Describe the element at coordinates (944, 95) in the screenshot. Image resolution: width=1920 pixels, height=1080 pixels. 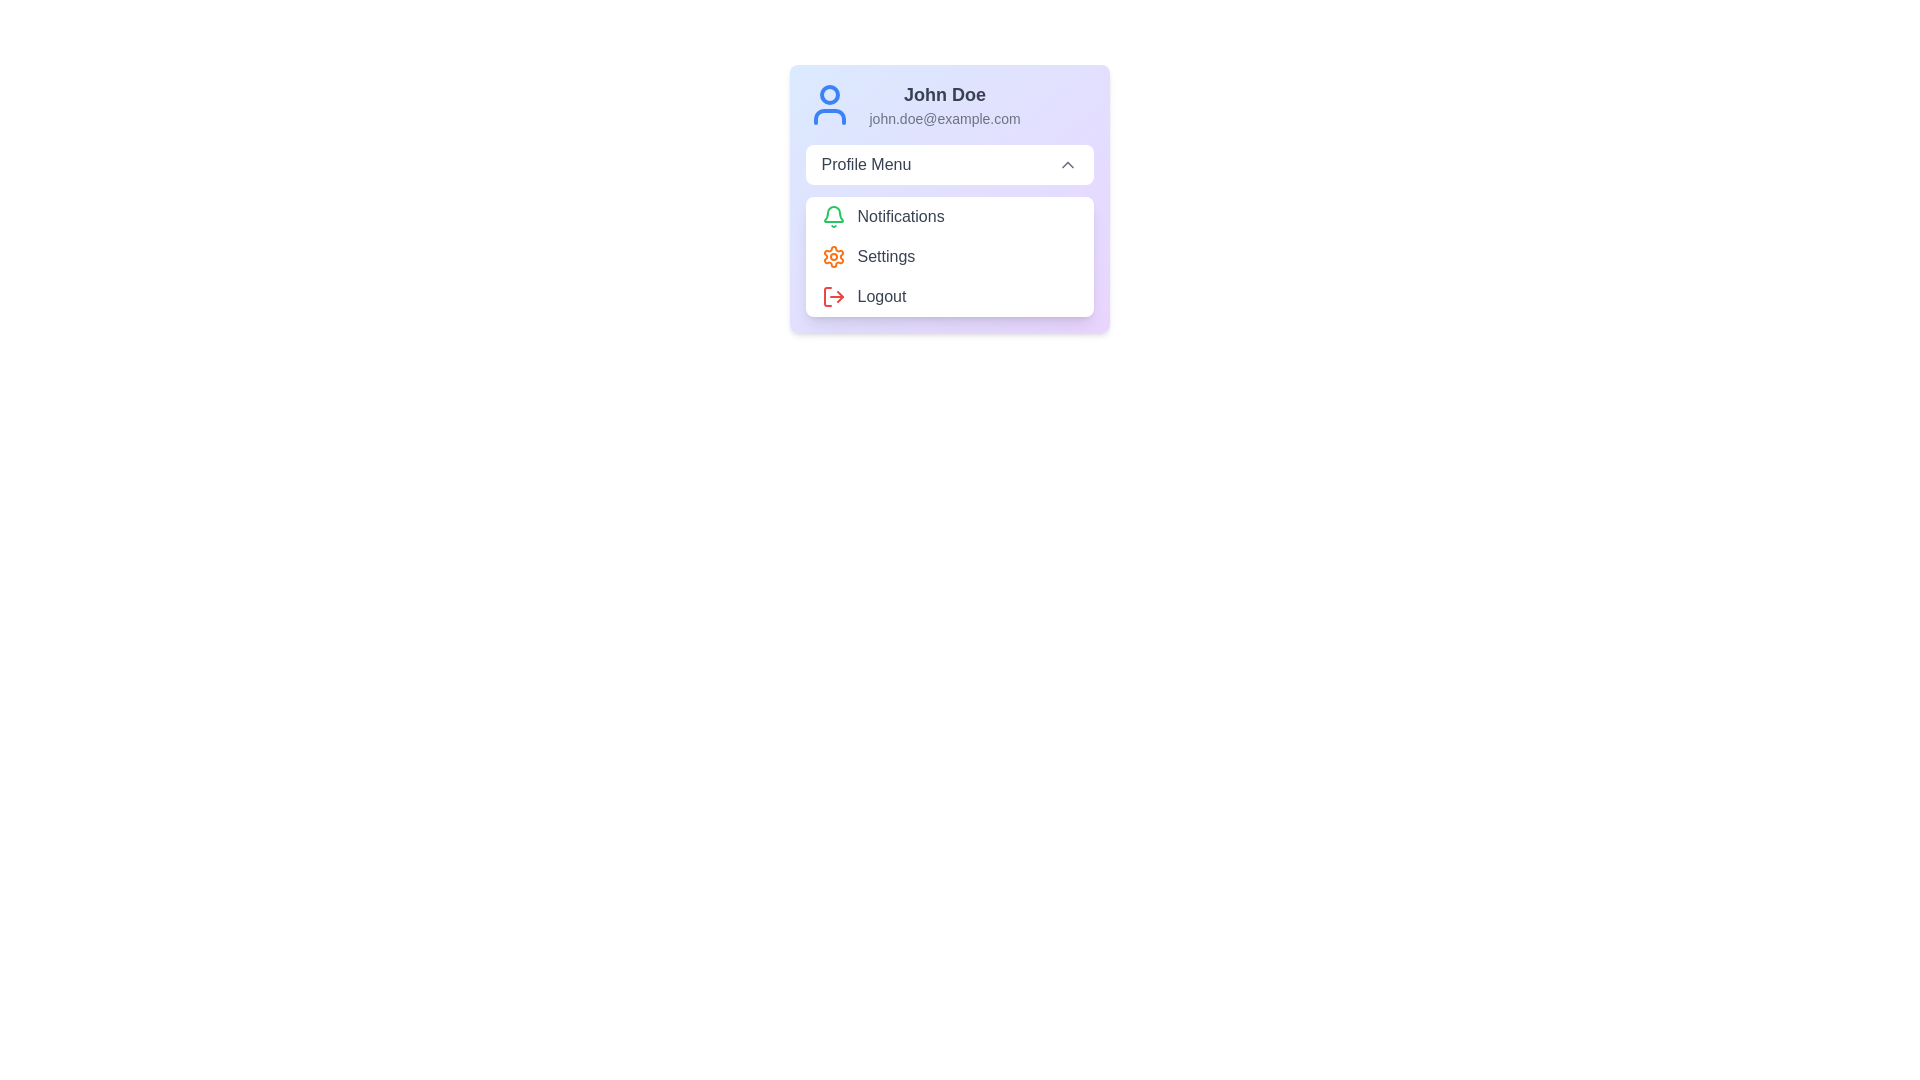
I see `the static text label element displaying 'John Doe' at the top of the user profile card interface` at that location.